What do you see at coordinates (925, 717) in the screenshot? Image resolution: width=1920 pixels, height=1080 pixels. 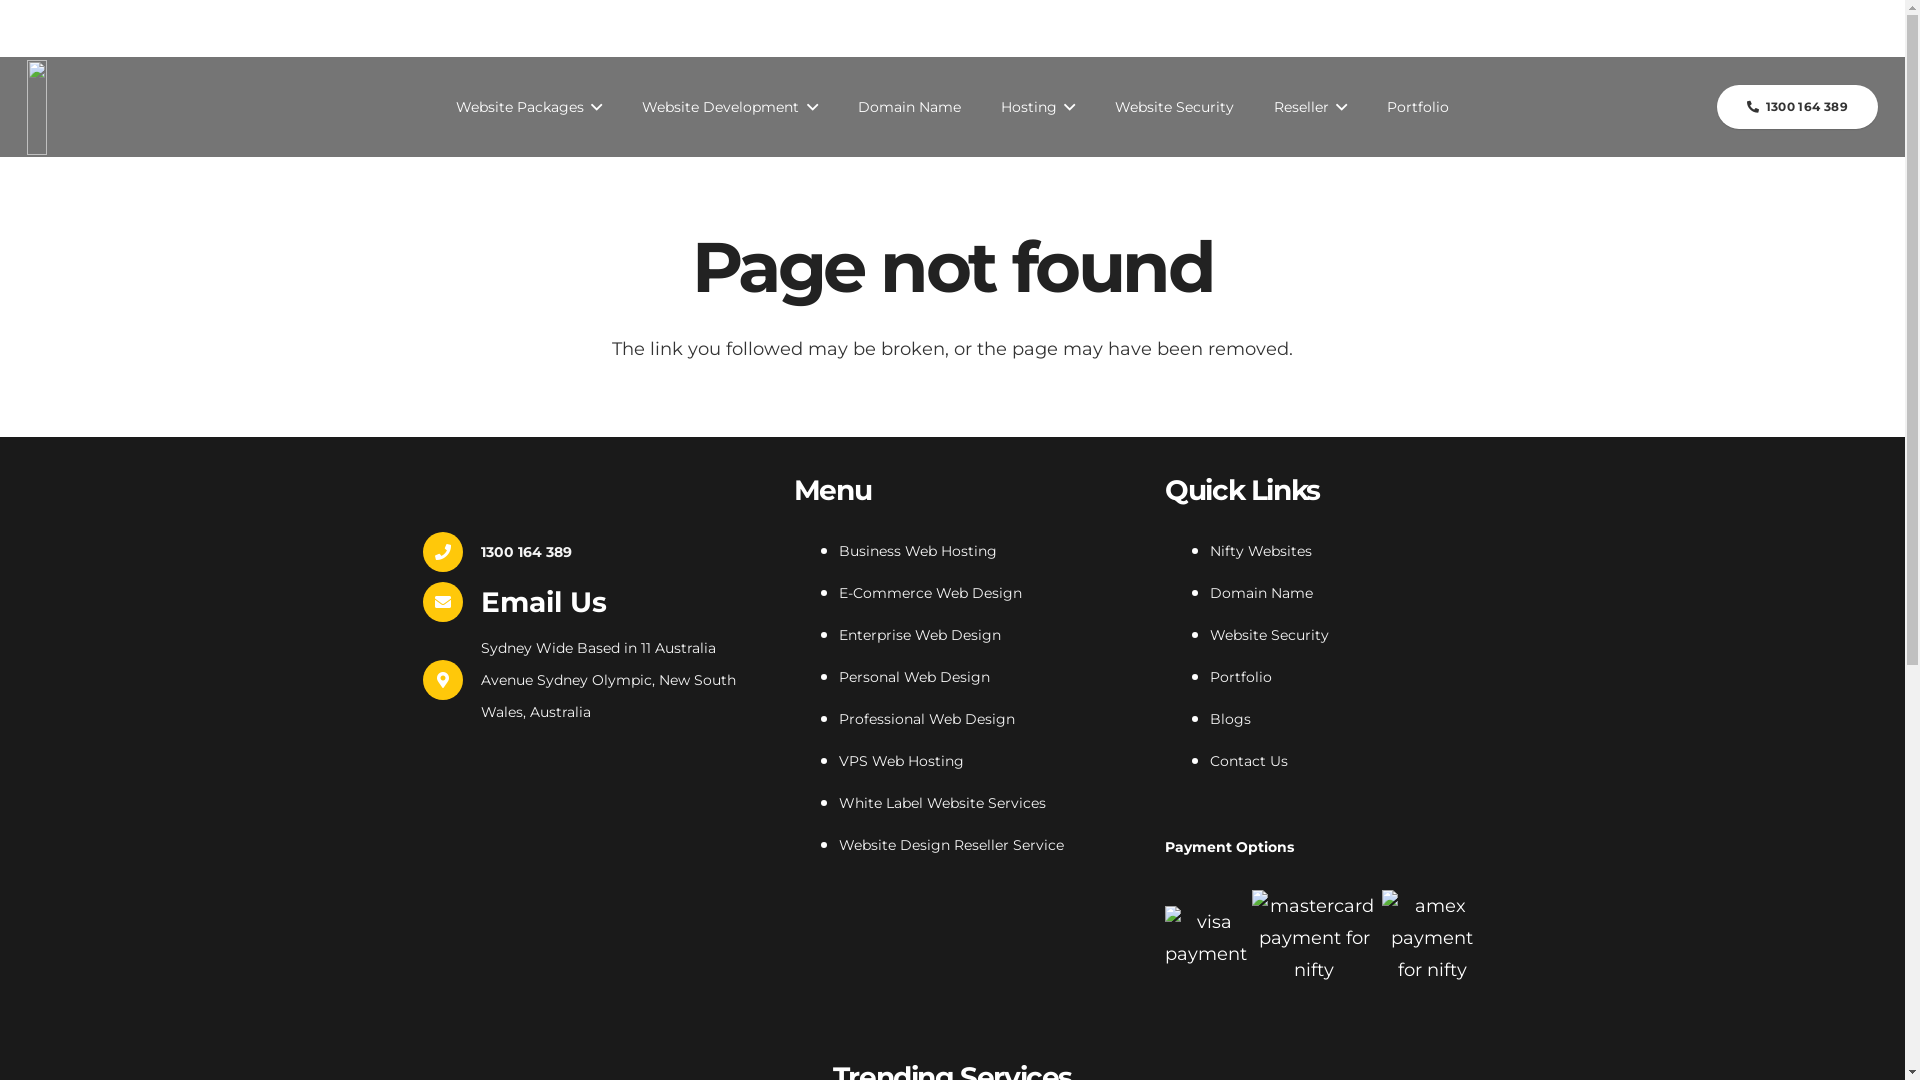 I see `'Professional Web Design'` at bounding box center [925, 717].